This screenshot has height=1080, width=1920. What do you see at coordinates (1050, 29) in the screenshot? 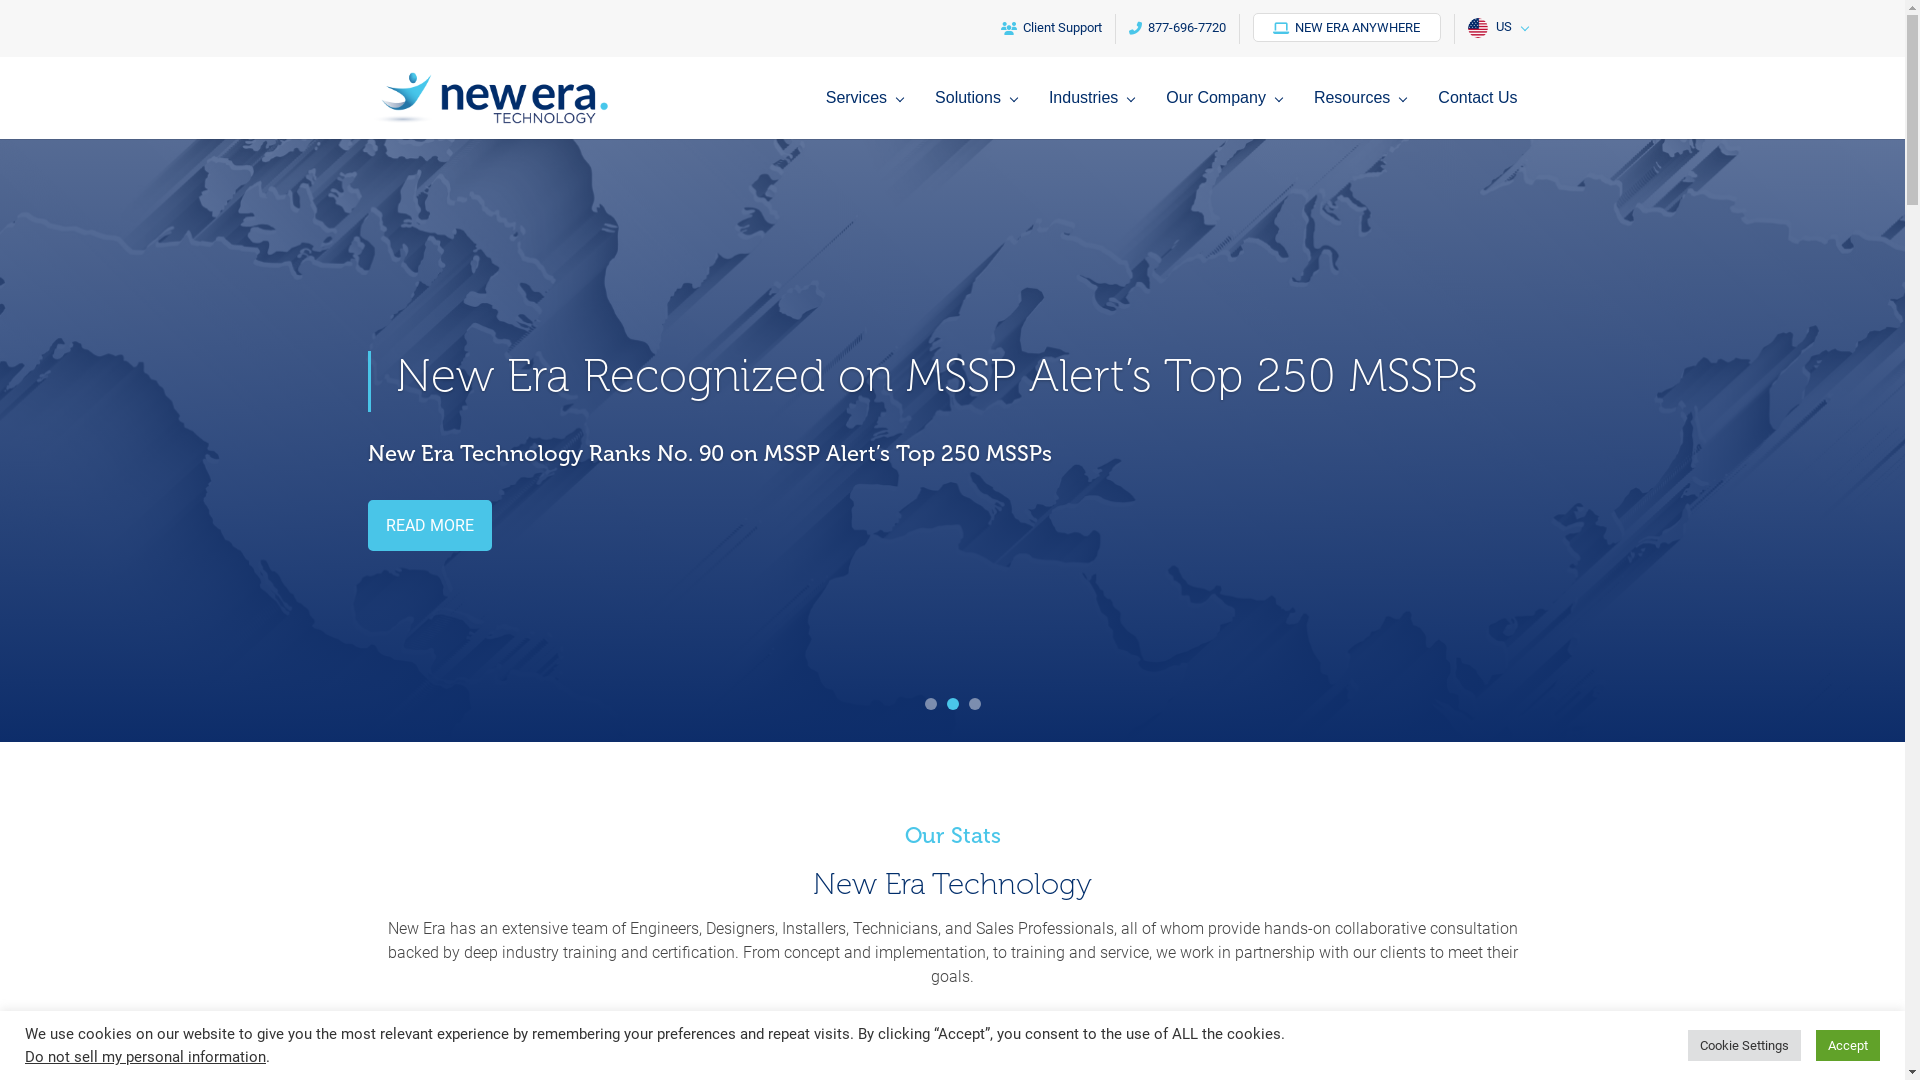
I see `'Client Support'` at bounding box center [1050, 29].